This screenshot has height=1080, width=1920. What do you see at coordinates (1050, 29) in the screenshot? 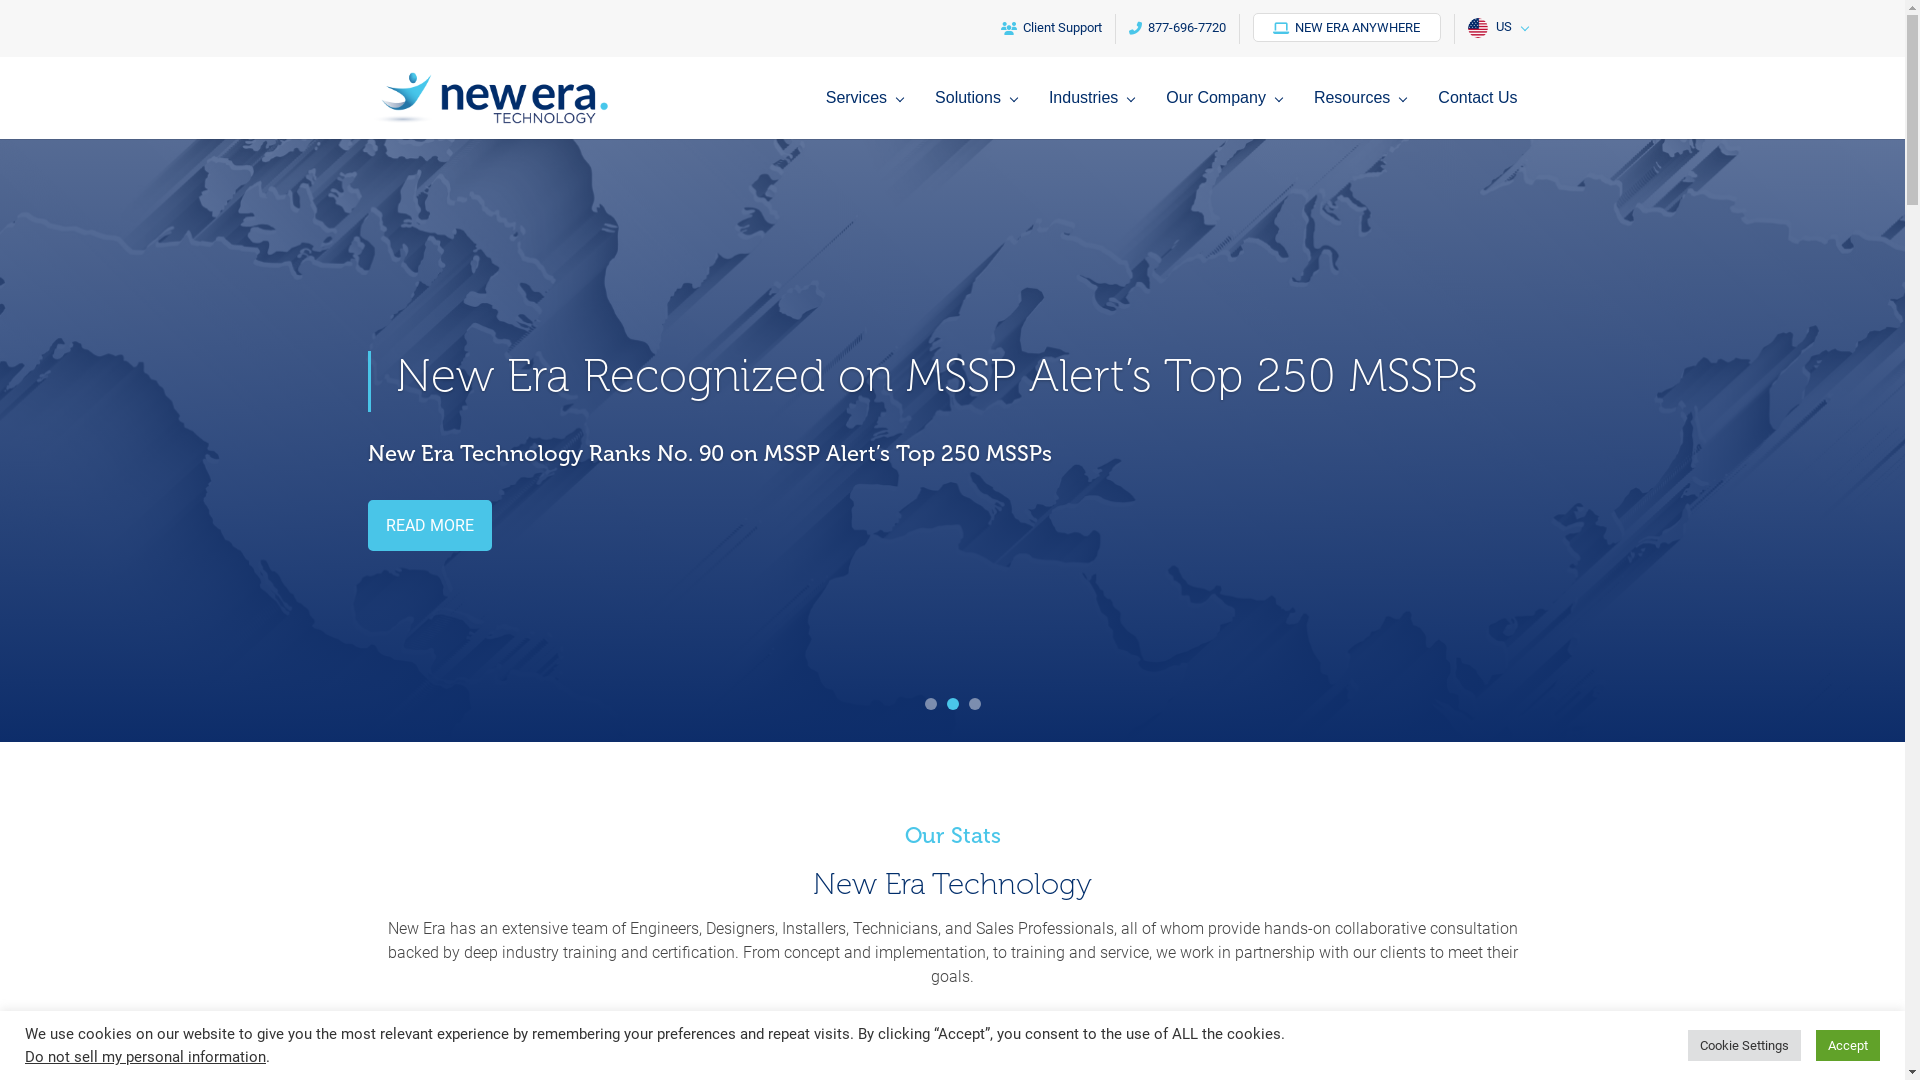
I see `'Client Support'` at bounding box center [1050, 29].